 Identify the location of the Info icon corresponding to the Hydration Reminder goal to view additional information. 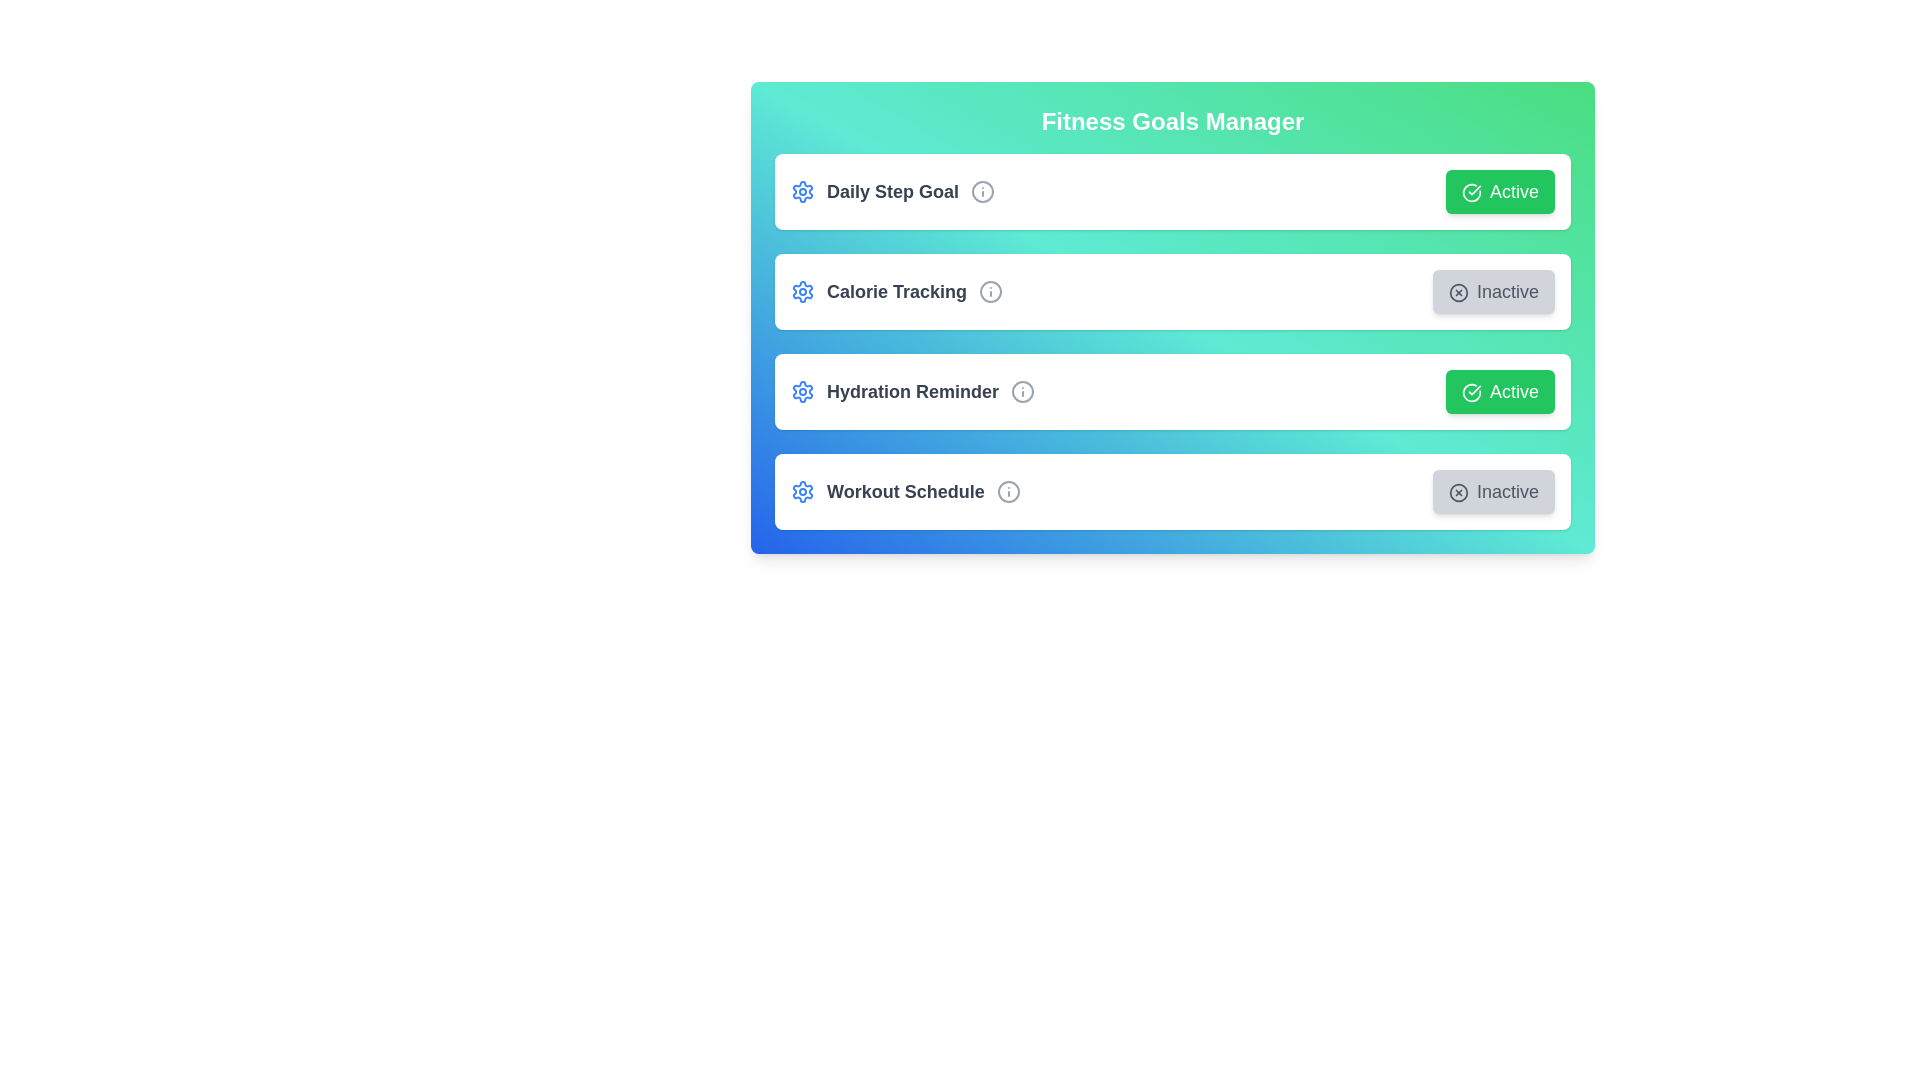
(1022, 392).